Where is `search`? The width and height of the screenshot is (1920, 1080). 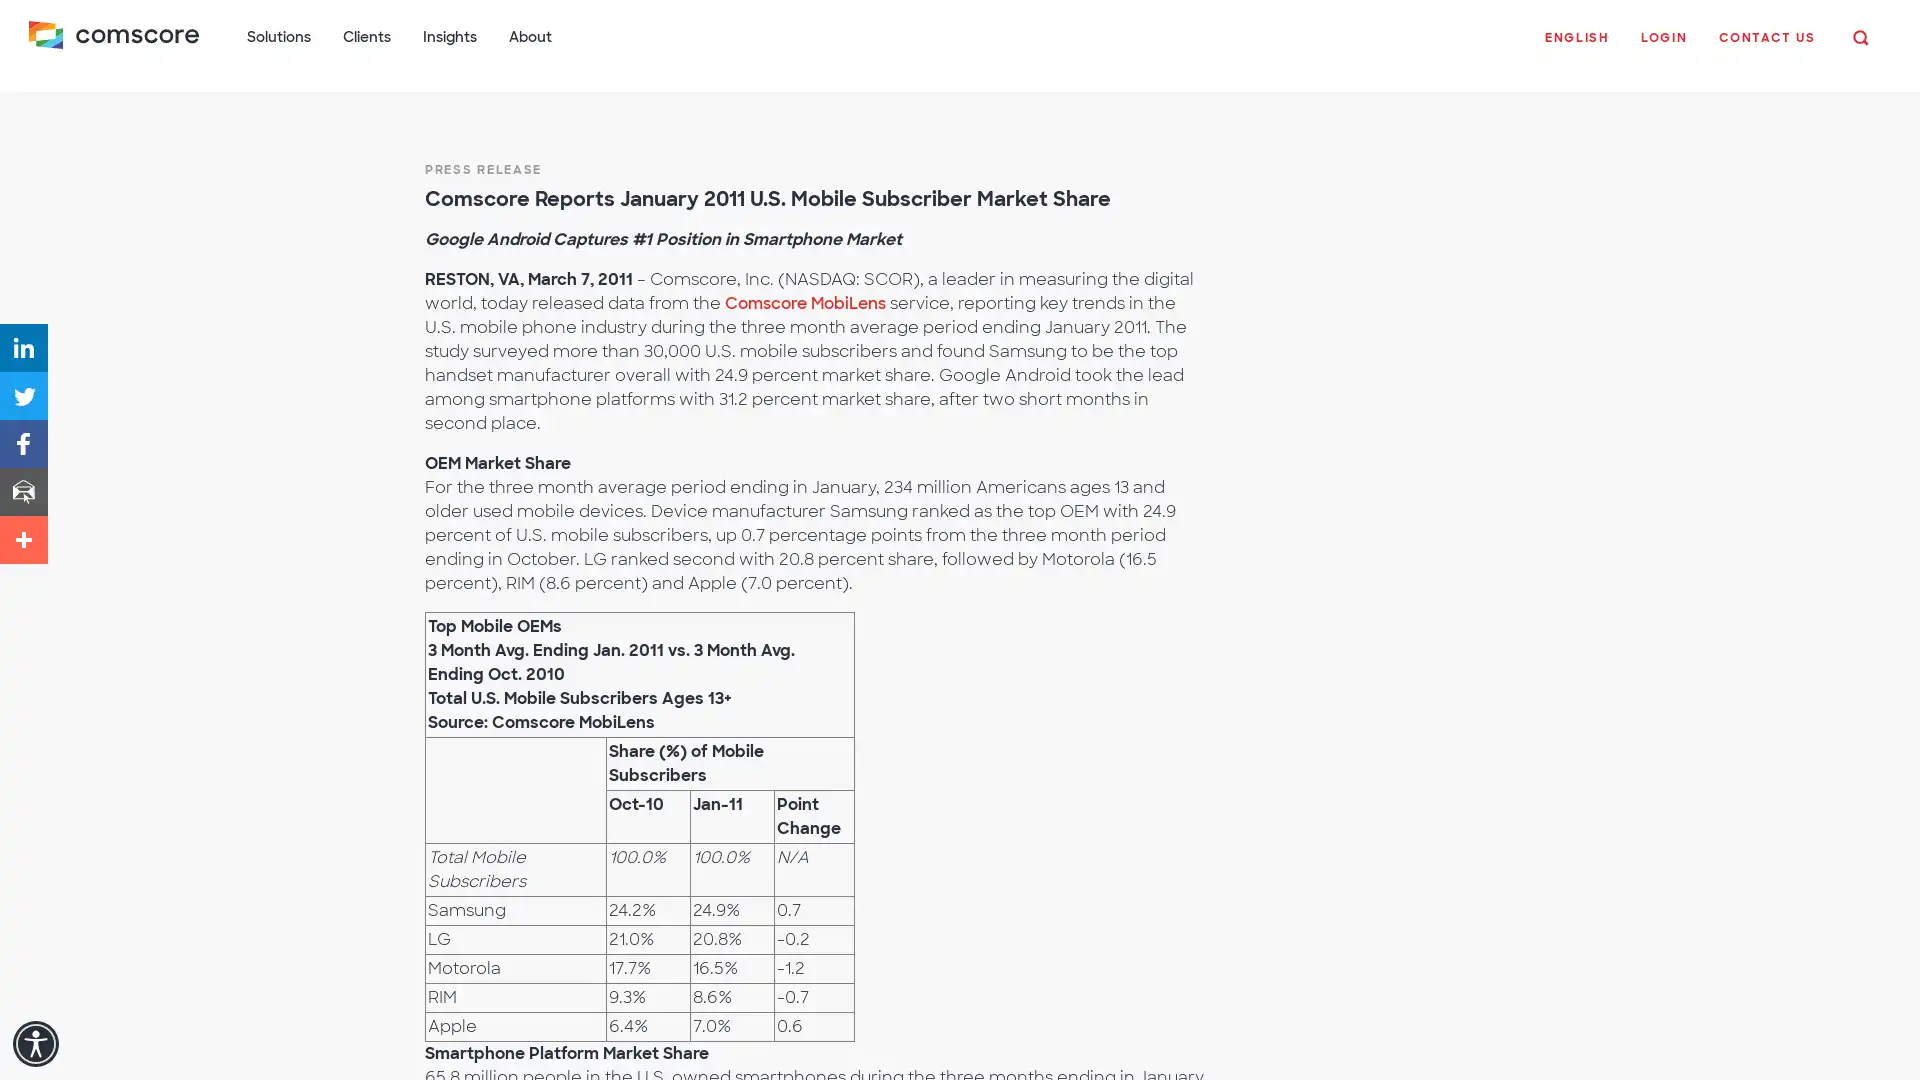
search is located at coordinates (1856, 38).